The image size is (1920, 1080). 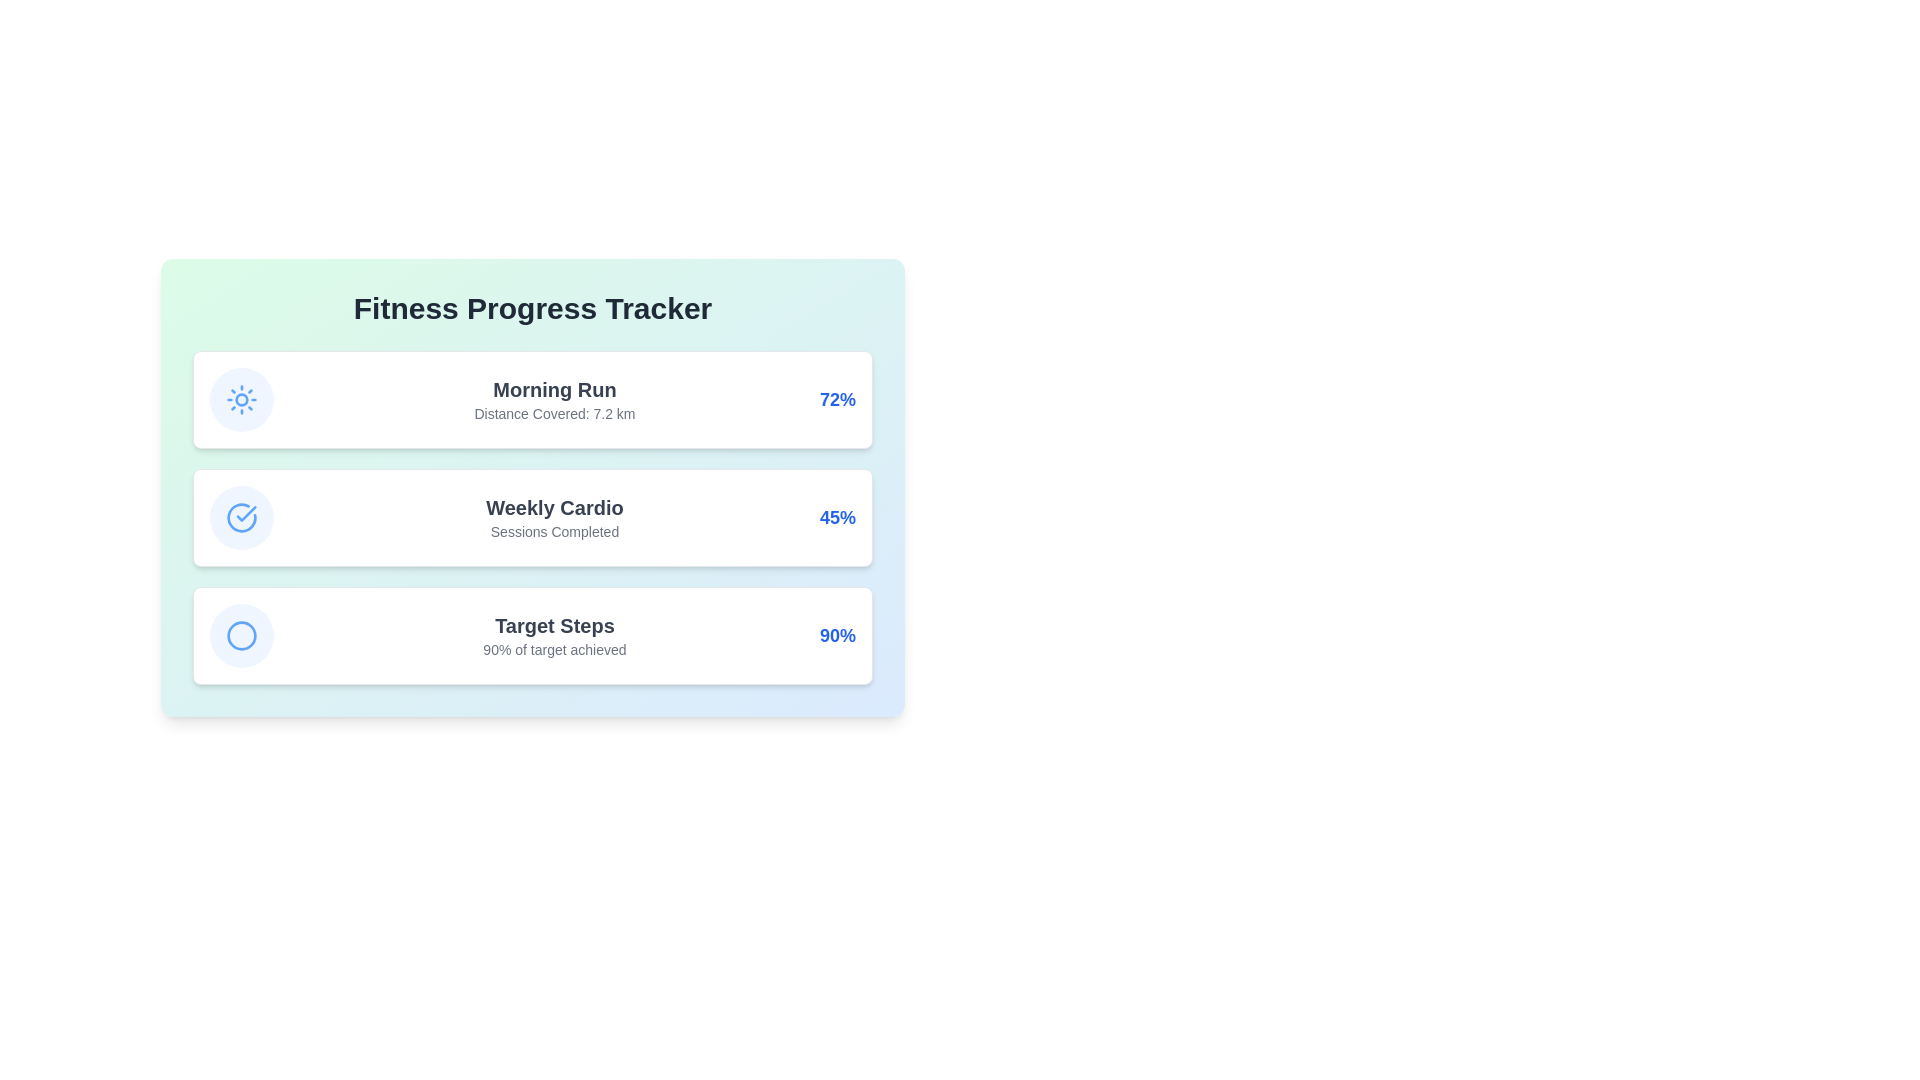 What do you see at coordinates (245, 512) in the screenshot?
I see `the small, angled checkmark shape within the second entry of the 'Fitness Progress Tracker' interface, located in the circular icon on the left of the 'Weekly Cardio' section` at bounding box center [245, 512].